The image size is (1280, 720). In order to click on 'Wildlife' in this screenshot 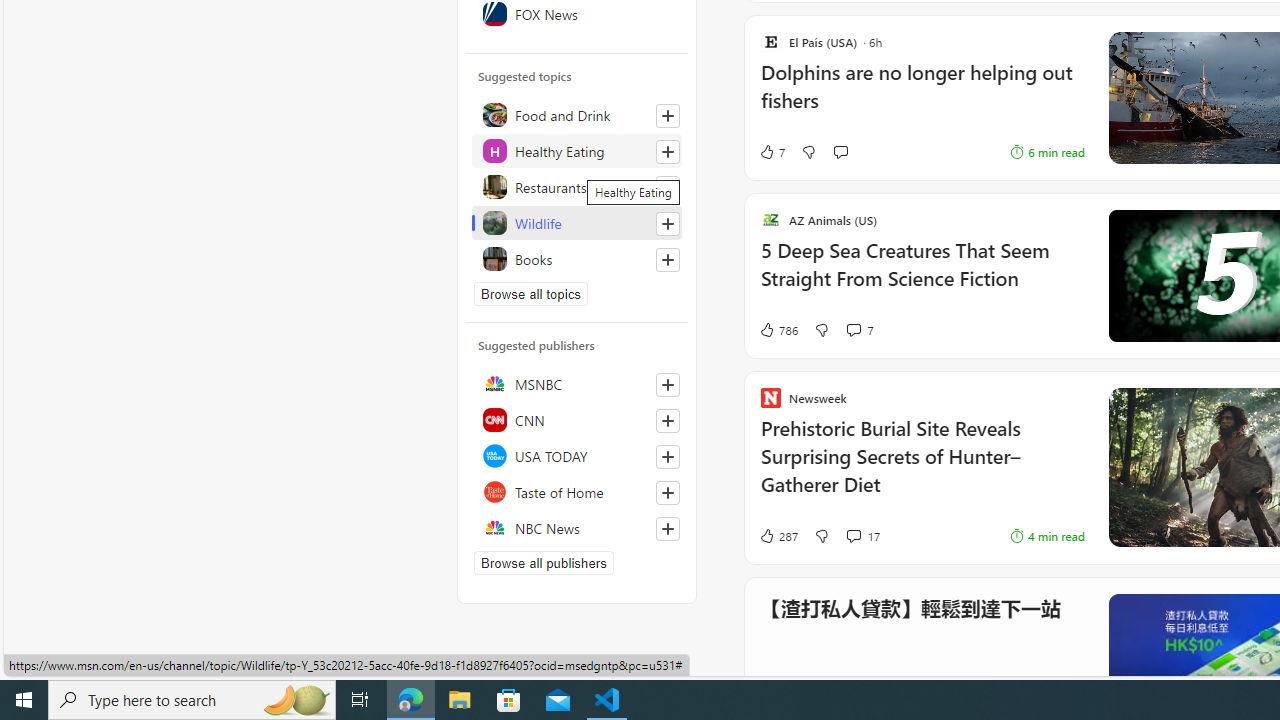, I will do `click(576, 222)`.